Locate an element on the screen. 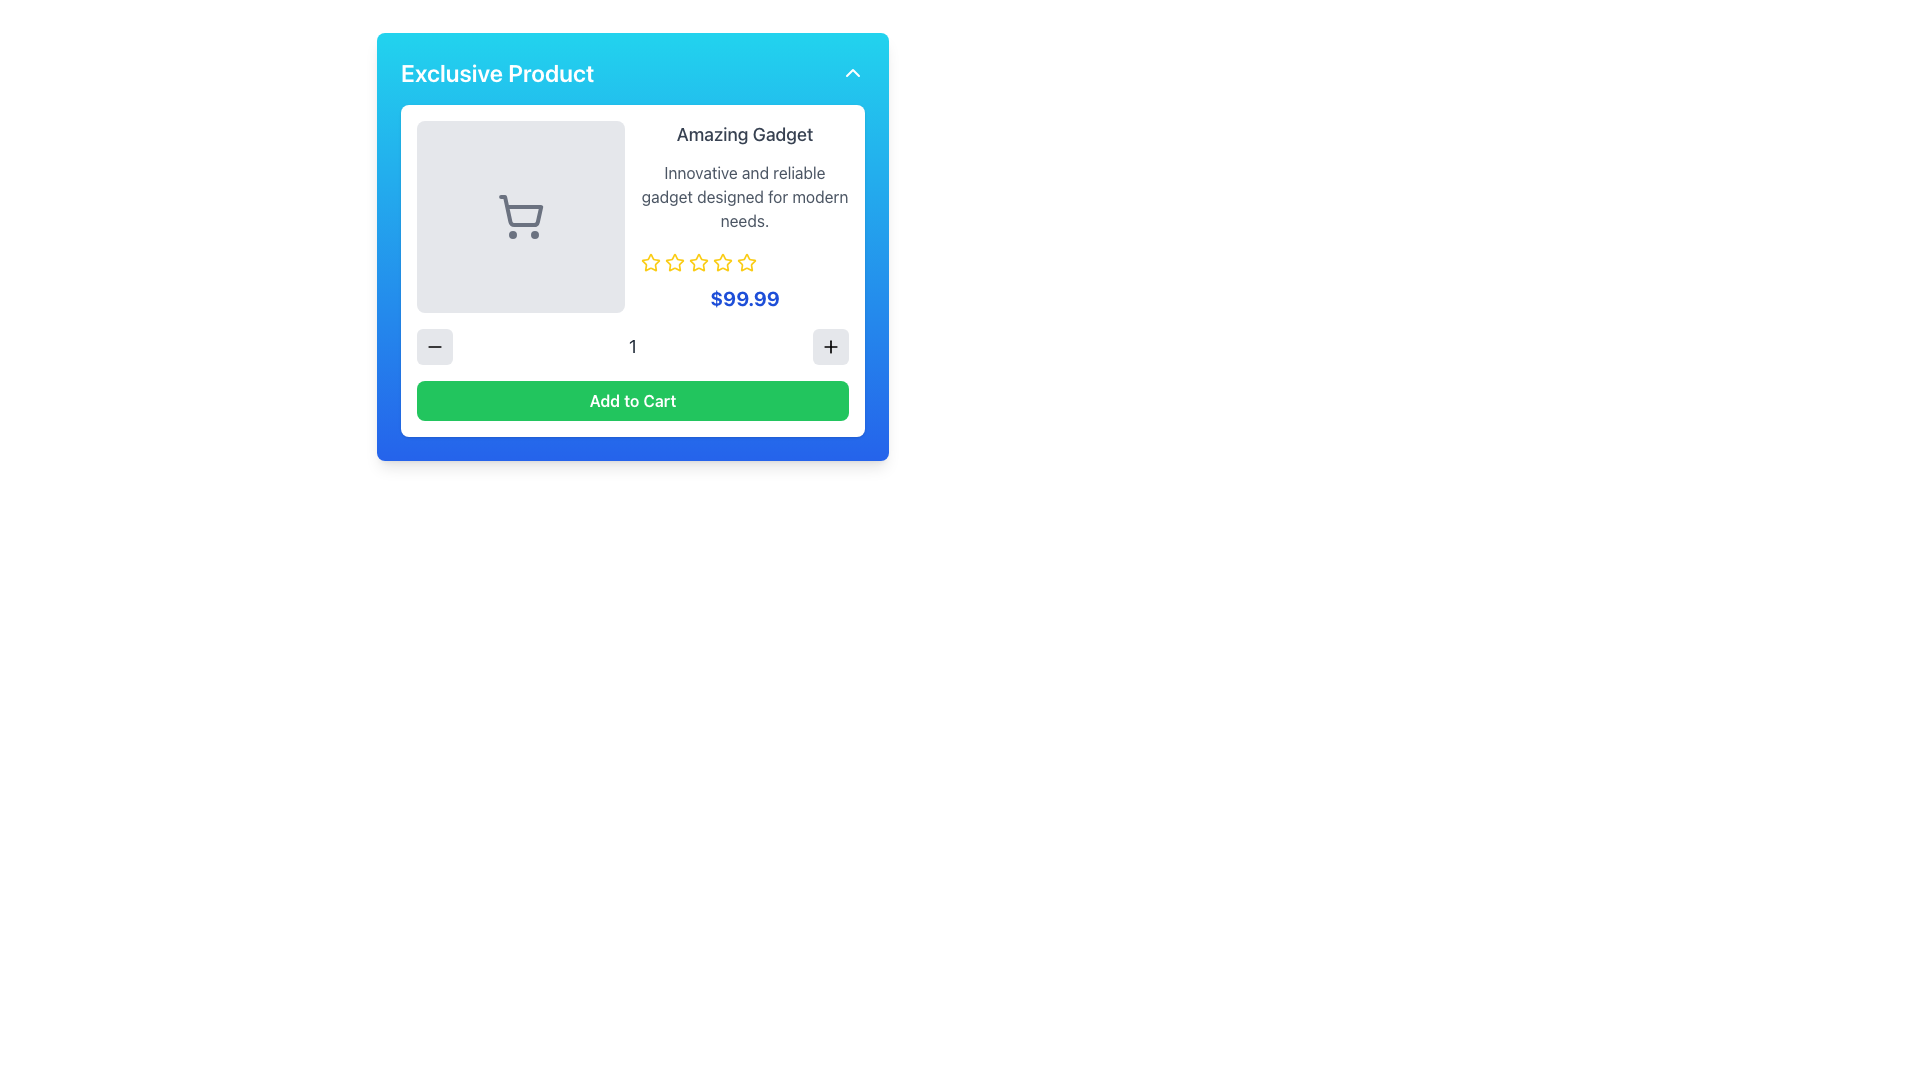 The width and height of the screenshot is (1920, 1080). the small square-shaped button with a light gray background and a black plus sign icon located in the product detail card interface near the bottom-right corner is located at coordinates (830, 346).